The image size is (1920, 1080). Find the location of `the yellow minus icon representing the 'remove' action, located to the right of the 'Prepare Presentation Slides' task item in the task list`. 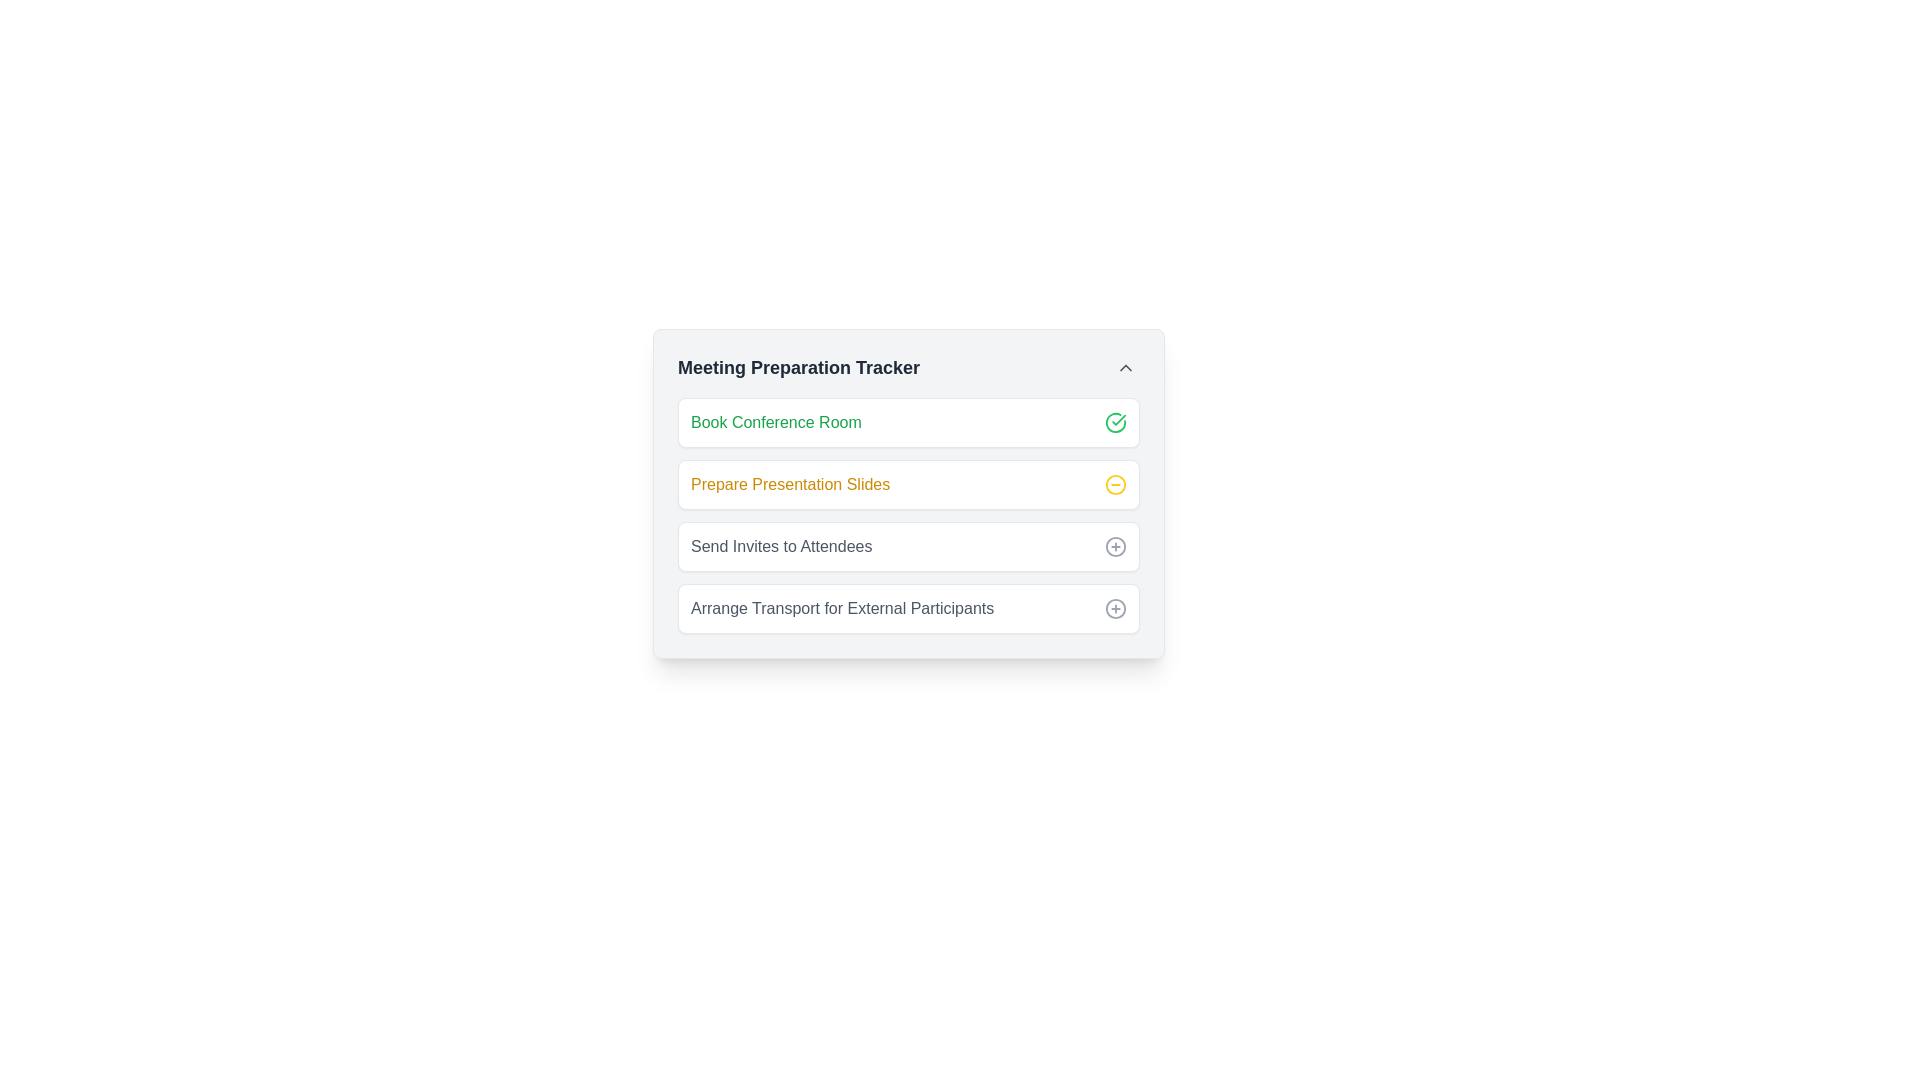

the yellow minus icon representing the 'remove' action, located to the right of the 'Prepare Presentation Slides' task item in the task list is located at coordinates (1115, 485).